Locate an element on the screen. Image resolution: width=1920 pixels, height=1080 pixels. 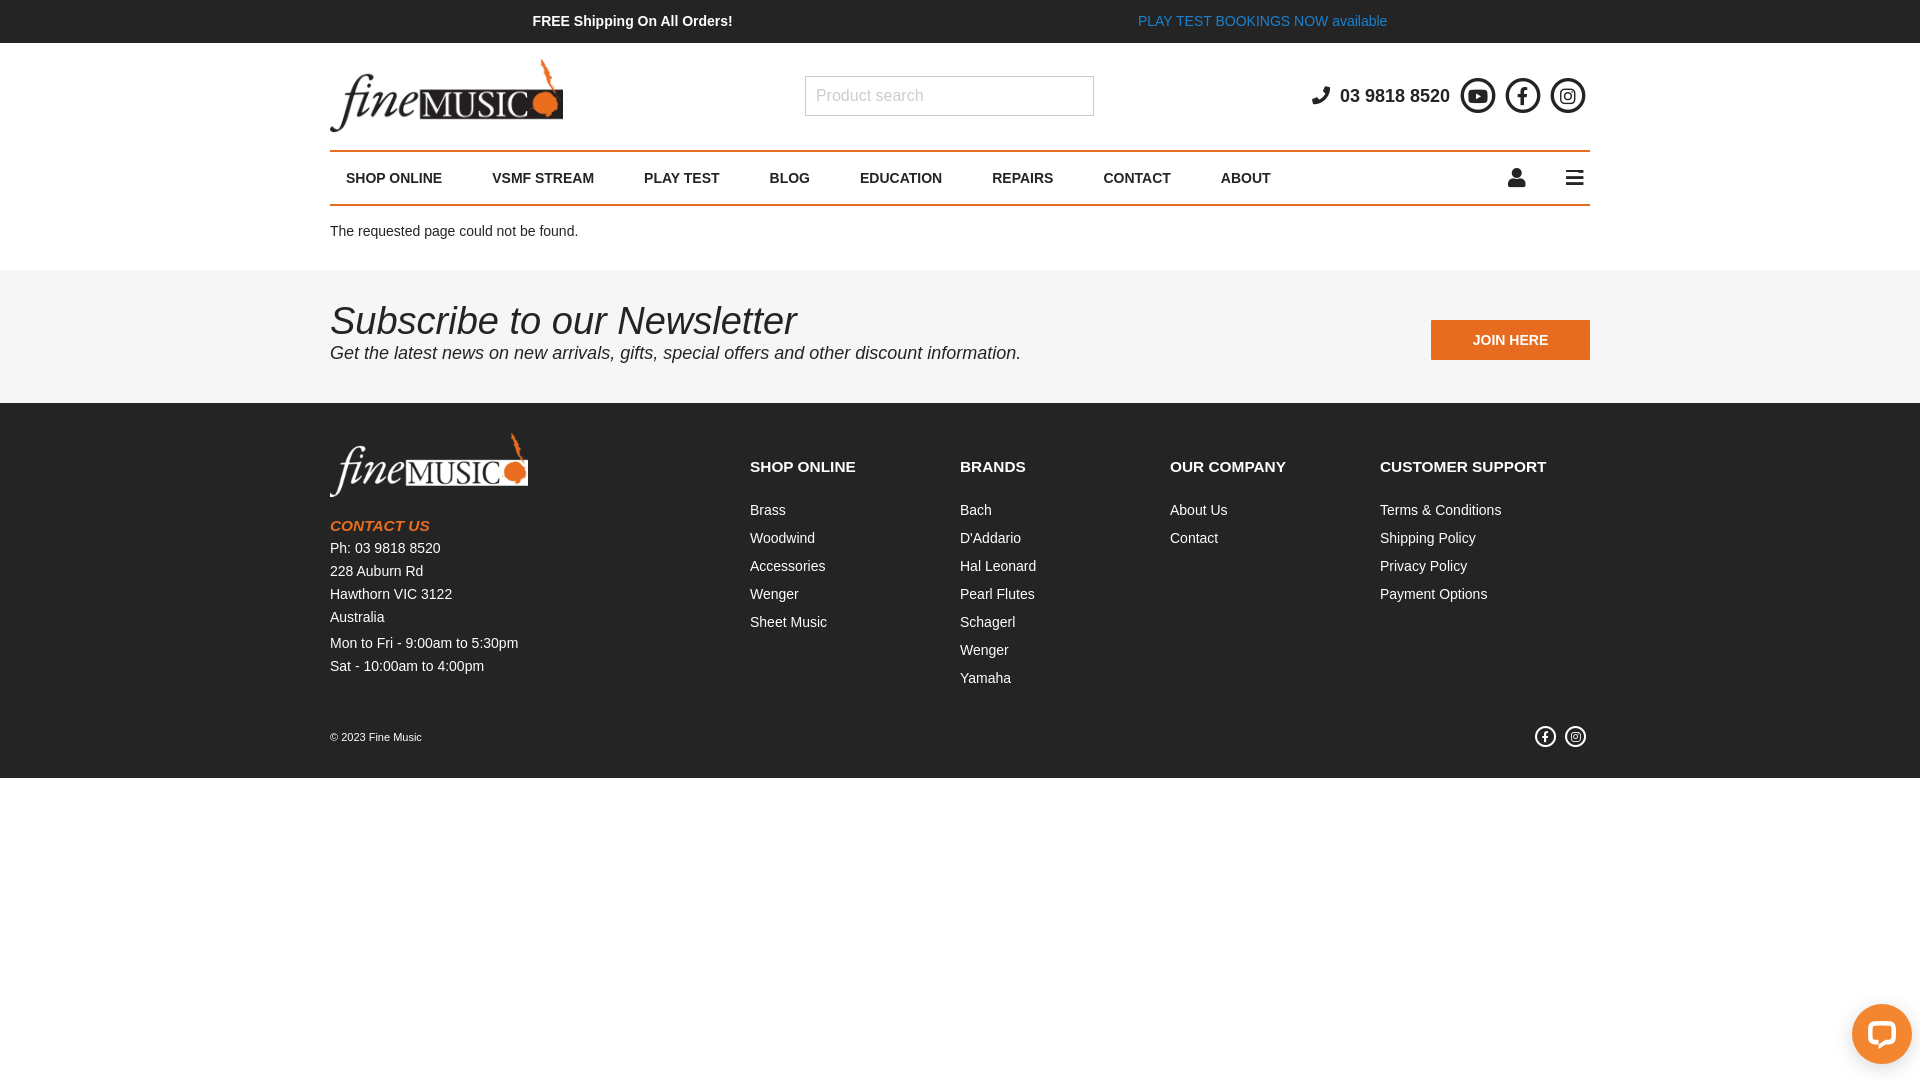
'Bach' is located at coordinates (975, 508).